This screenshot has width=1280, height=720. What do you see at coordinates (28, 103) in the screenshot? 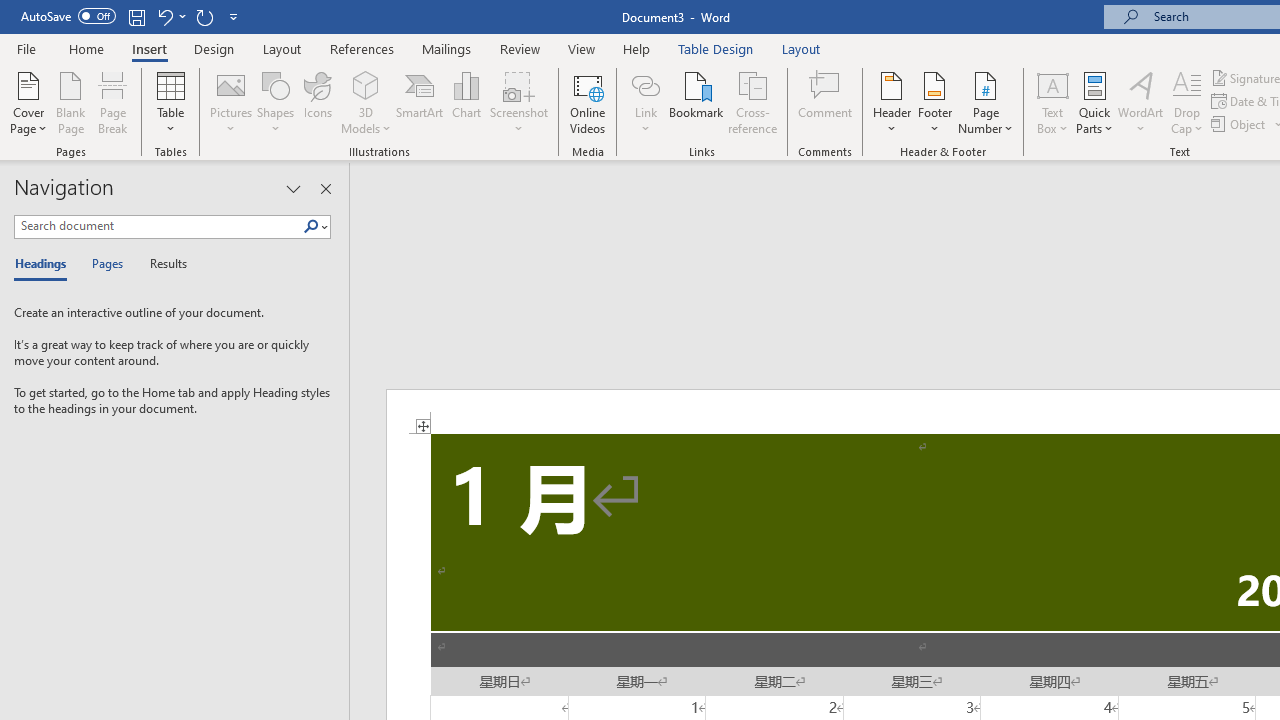
I see `'Cover Page'` at bounding box center [28, 103].